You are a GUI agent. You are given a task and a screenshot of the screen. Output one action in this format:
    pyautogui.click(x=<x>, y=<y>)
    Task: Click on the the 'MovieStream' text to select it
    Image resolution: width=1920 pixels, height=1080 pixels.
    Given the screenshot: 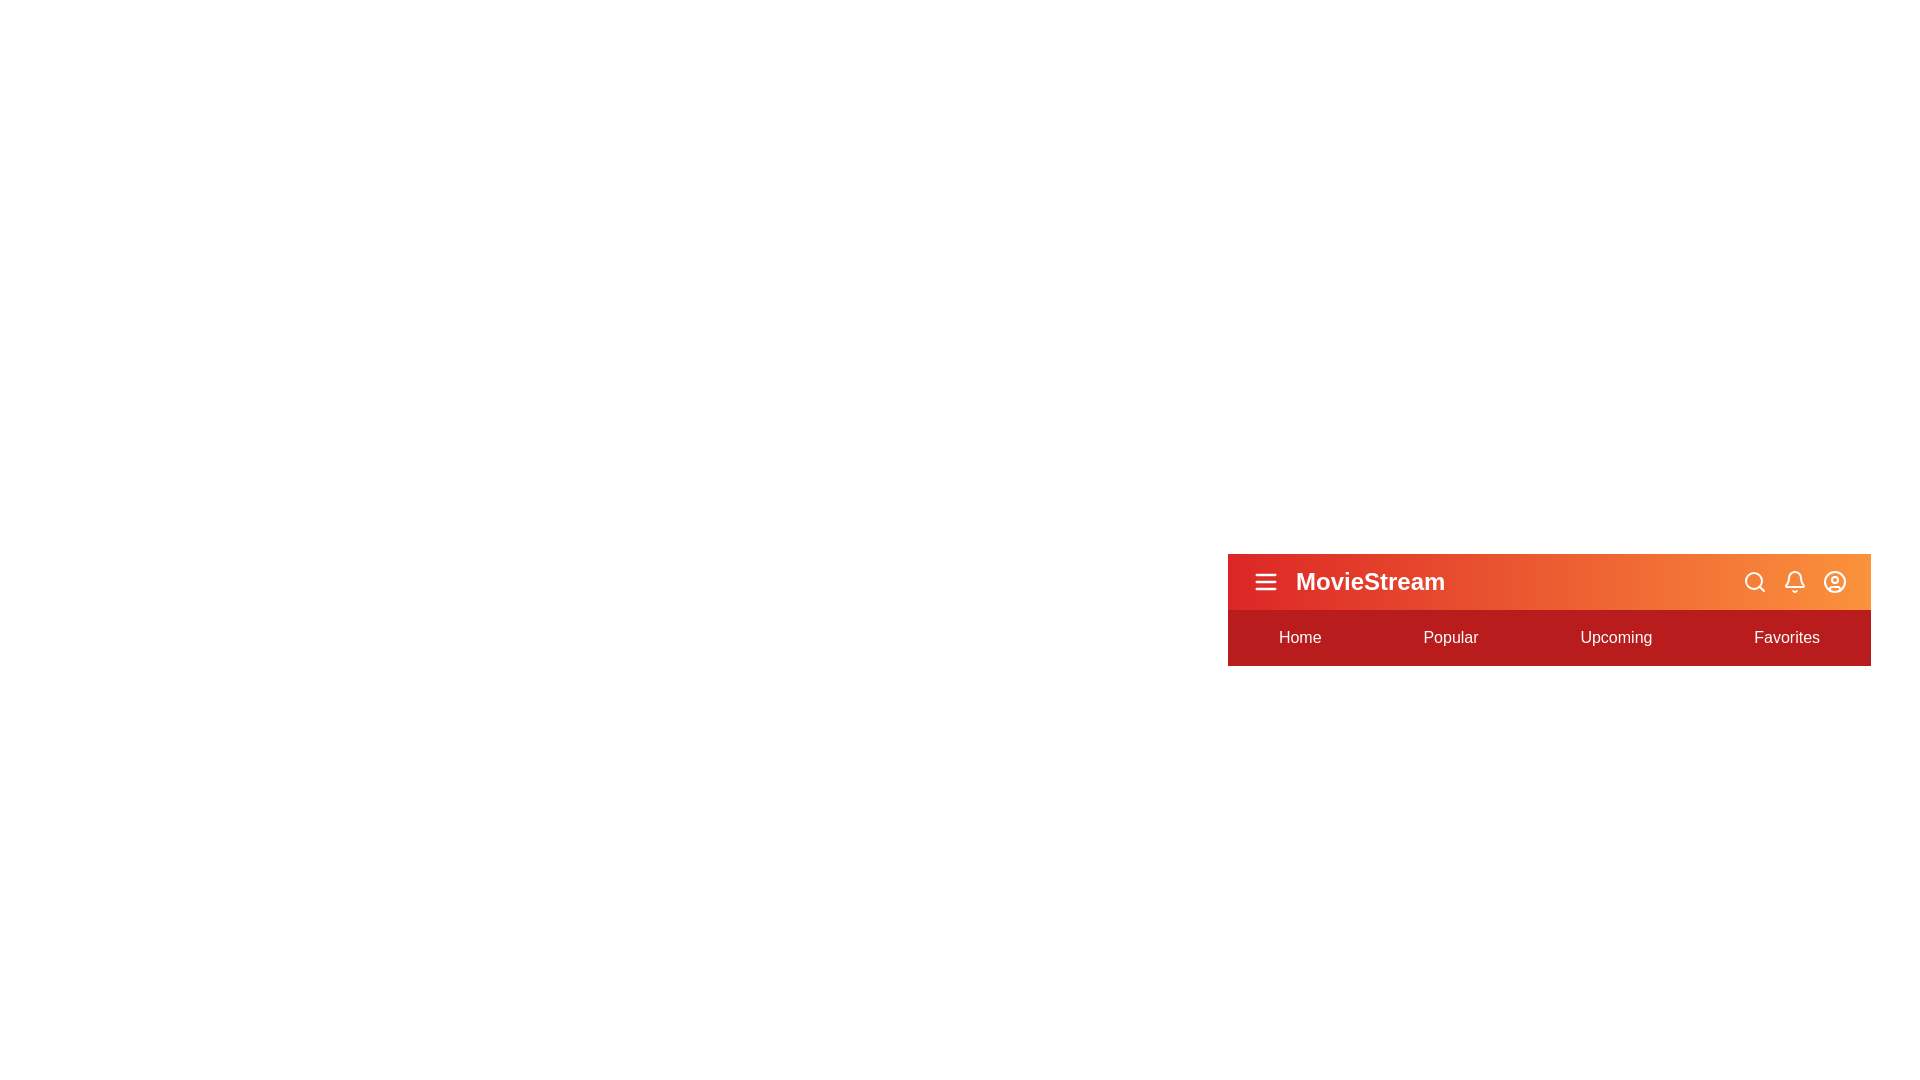 What is the action you would take?
    pyautogui.click(x=1369, y=582)
    